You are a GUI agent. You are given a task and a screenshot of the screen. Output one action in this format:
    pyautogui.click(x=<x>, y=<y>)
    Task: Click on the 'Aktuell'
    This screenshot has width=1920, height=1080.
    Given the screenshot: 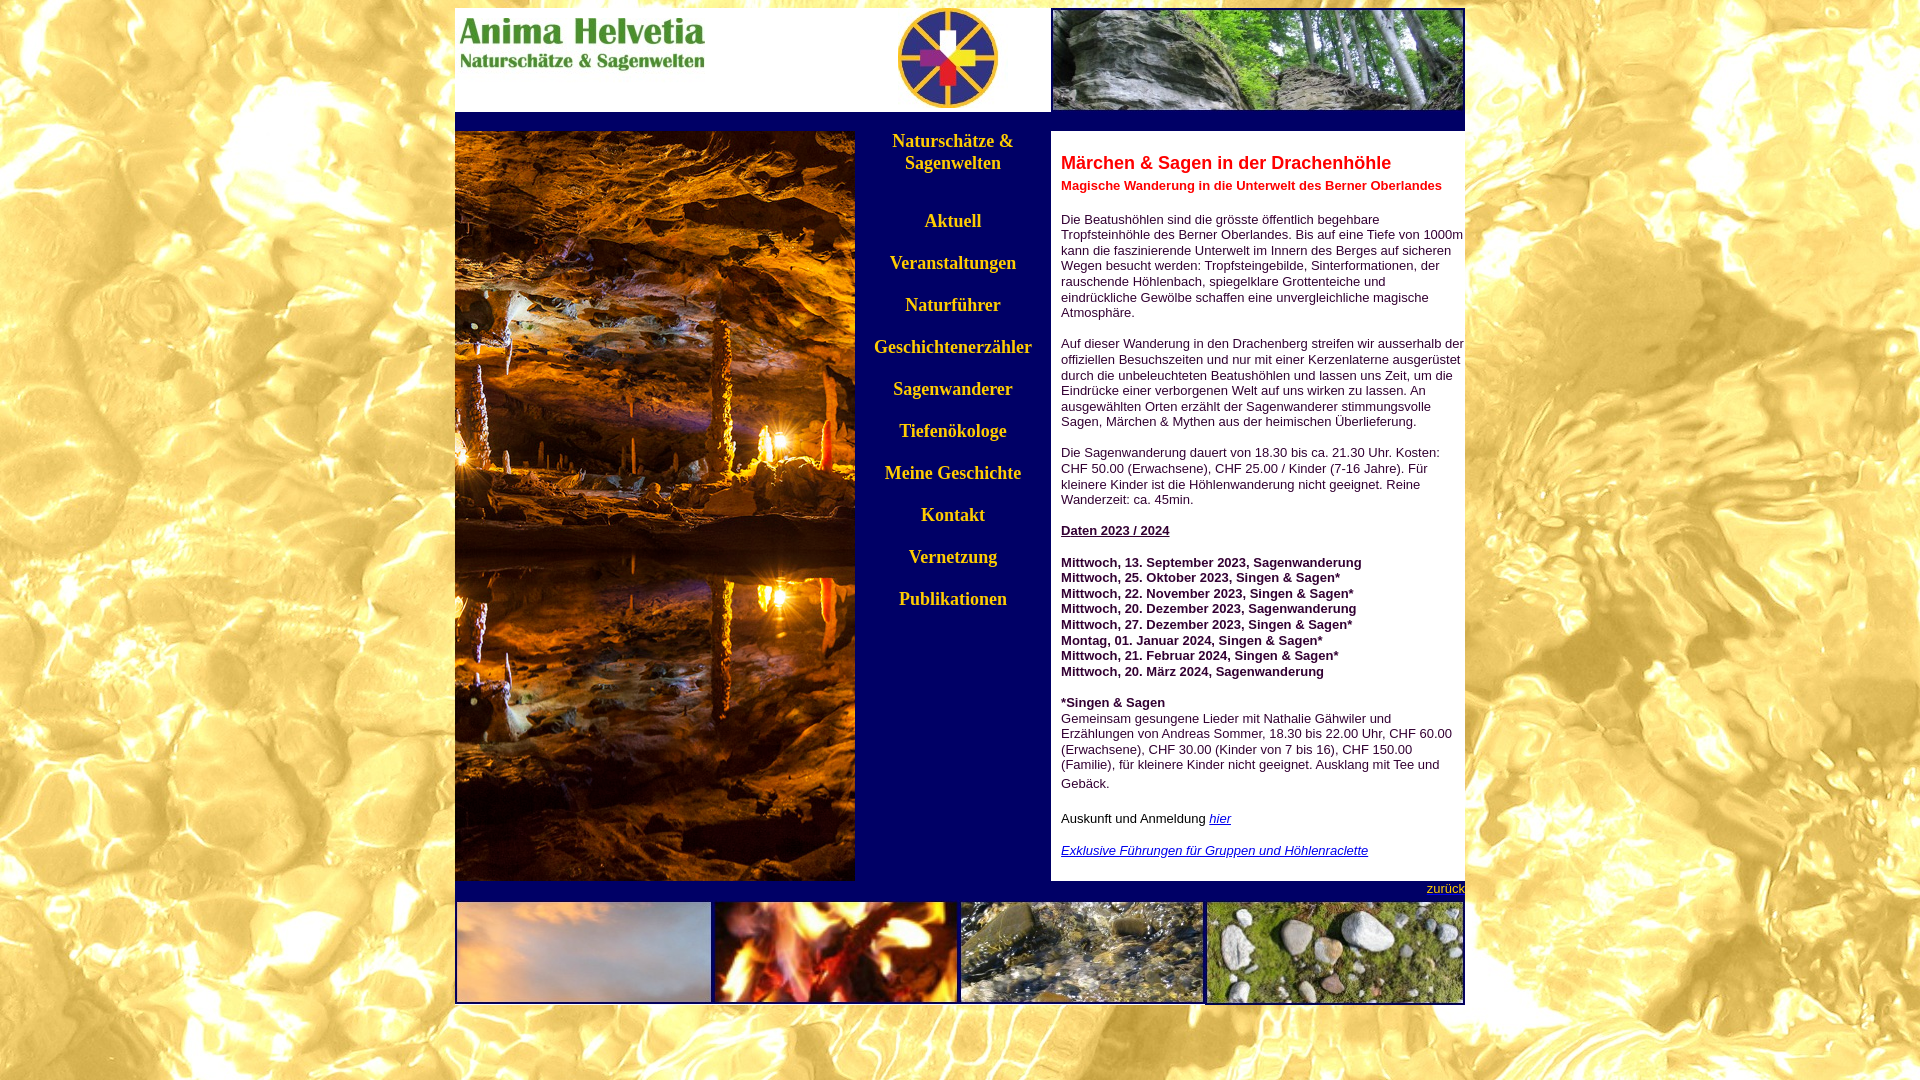 What is the action you would take?
    pyautogui.click(x=951, y=220)
    